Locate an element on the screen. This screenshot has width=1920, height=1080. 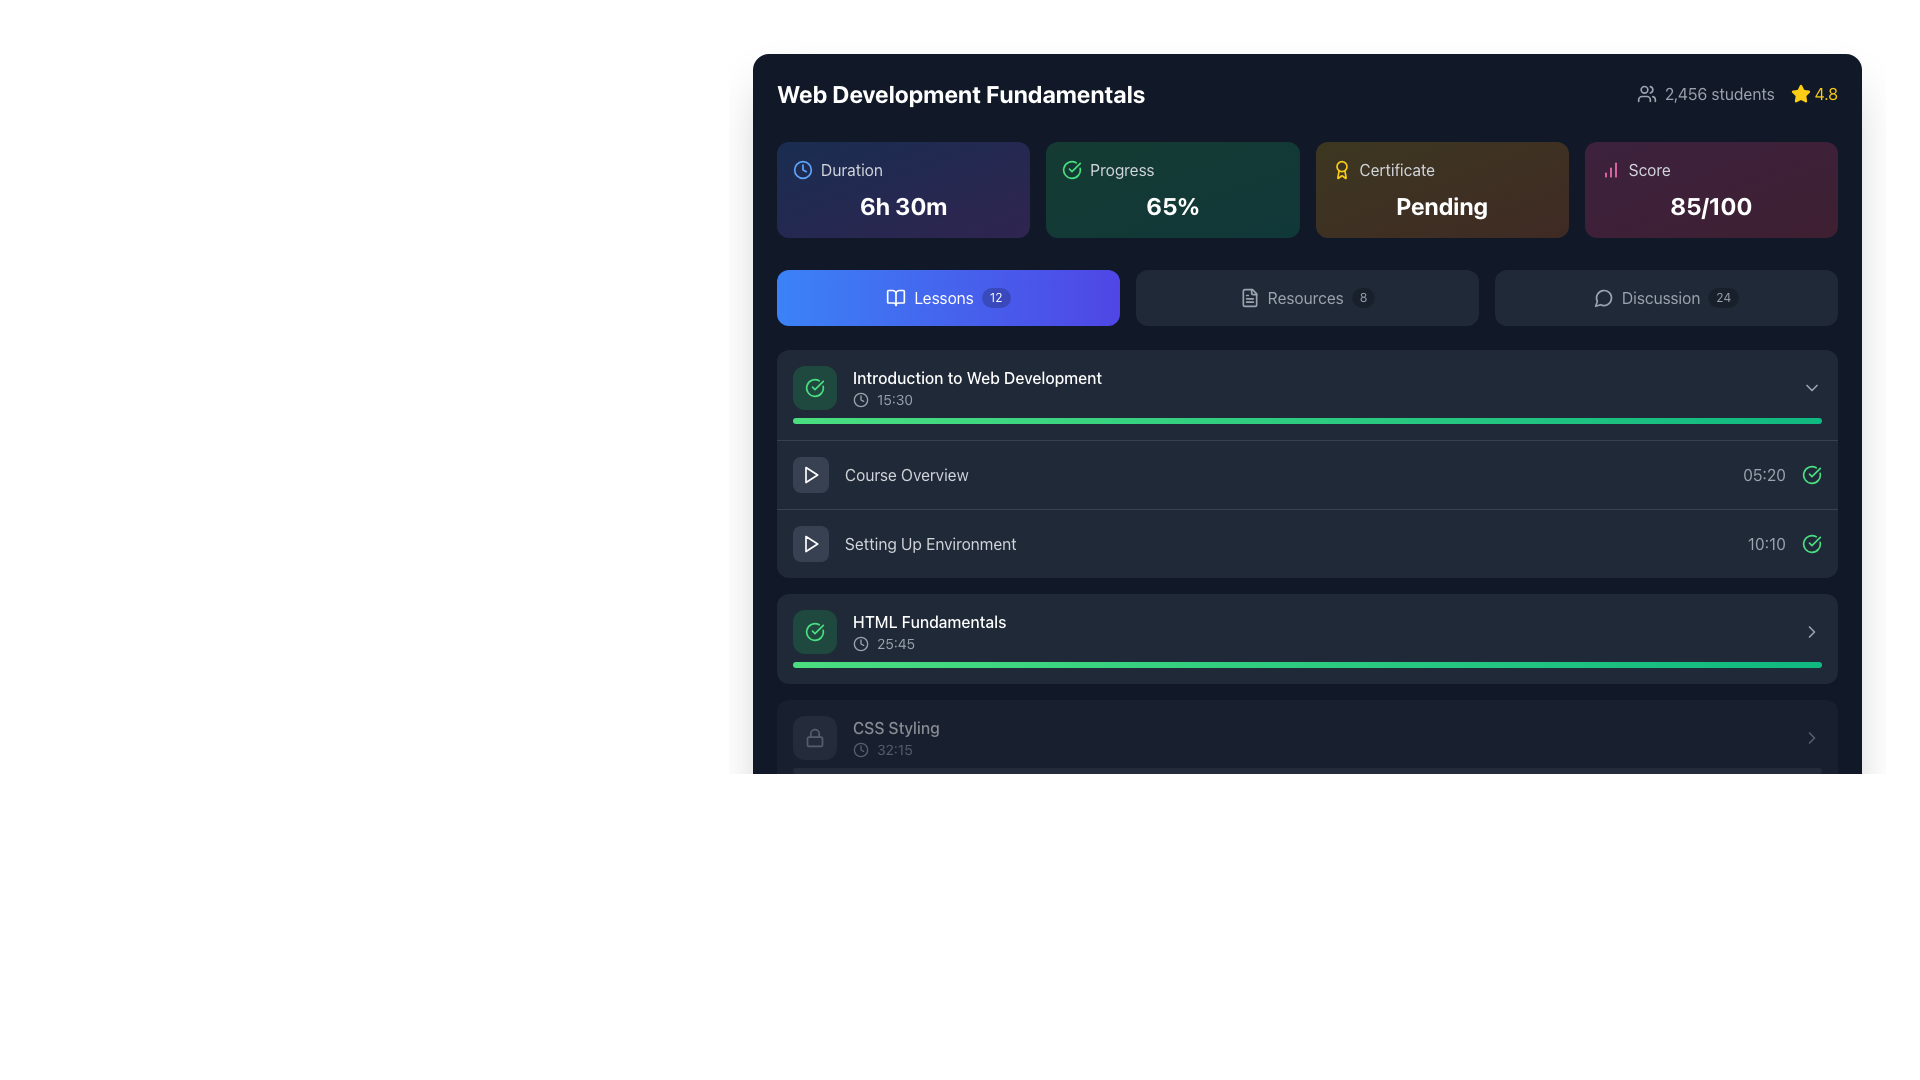
the decorative circle element in the SVG icon adjacent to the 'CSS Styling' course entry is located at coordinates (860, 749).